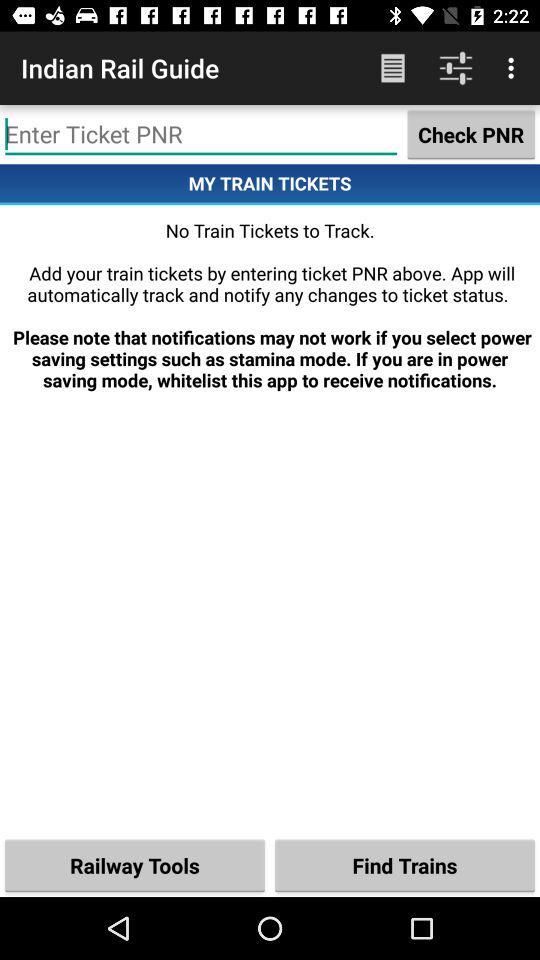  Describe the element at coordinates (201, 133) in the screenshot. I see `ticket entering space` at that location.